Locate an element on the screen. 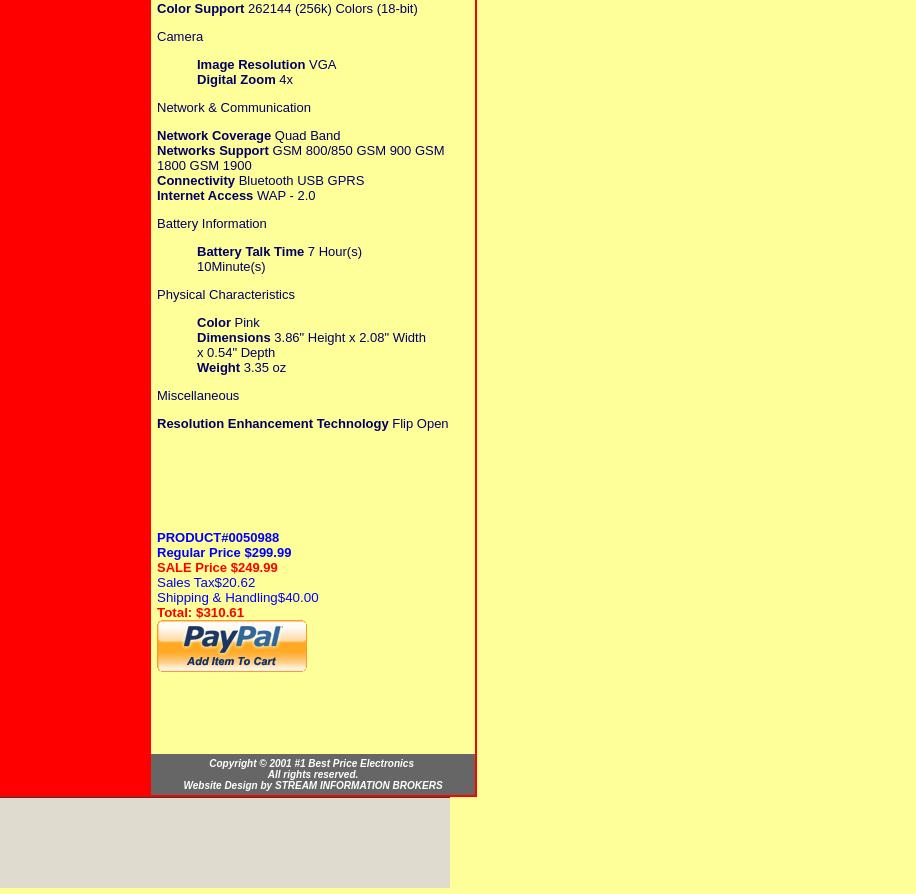 The image size is (916, 894). 'Physical Characteristics' is located at coordinates (224, 292).